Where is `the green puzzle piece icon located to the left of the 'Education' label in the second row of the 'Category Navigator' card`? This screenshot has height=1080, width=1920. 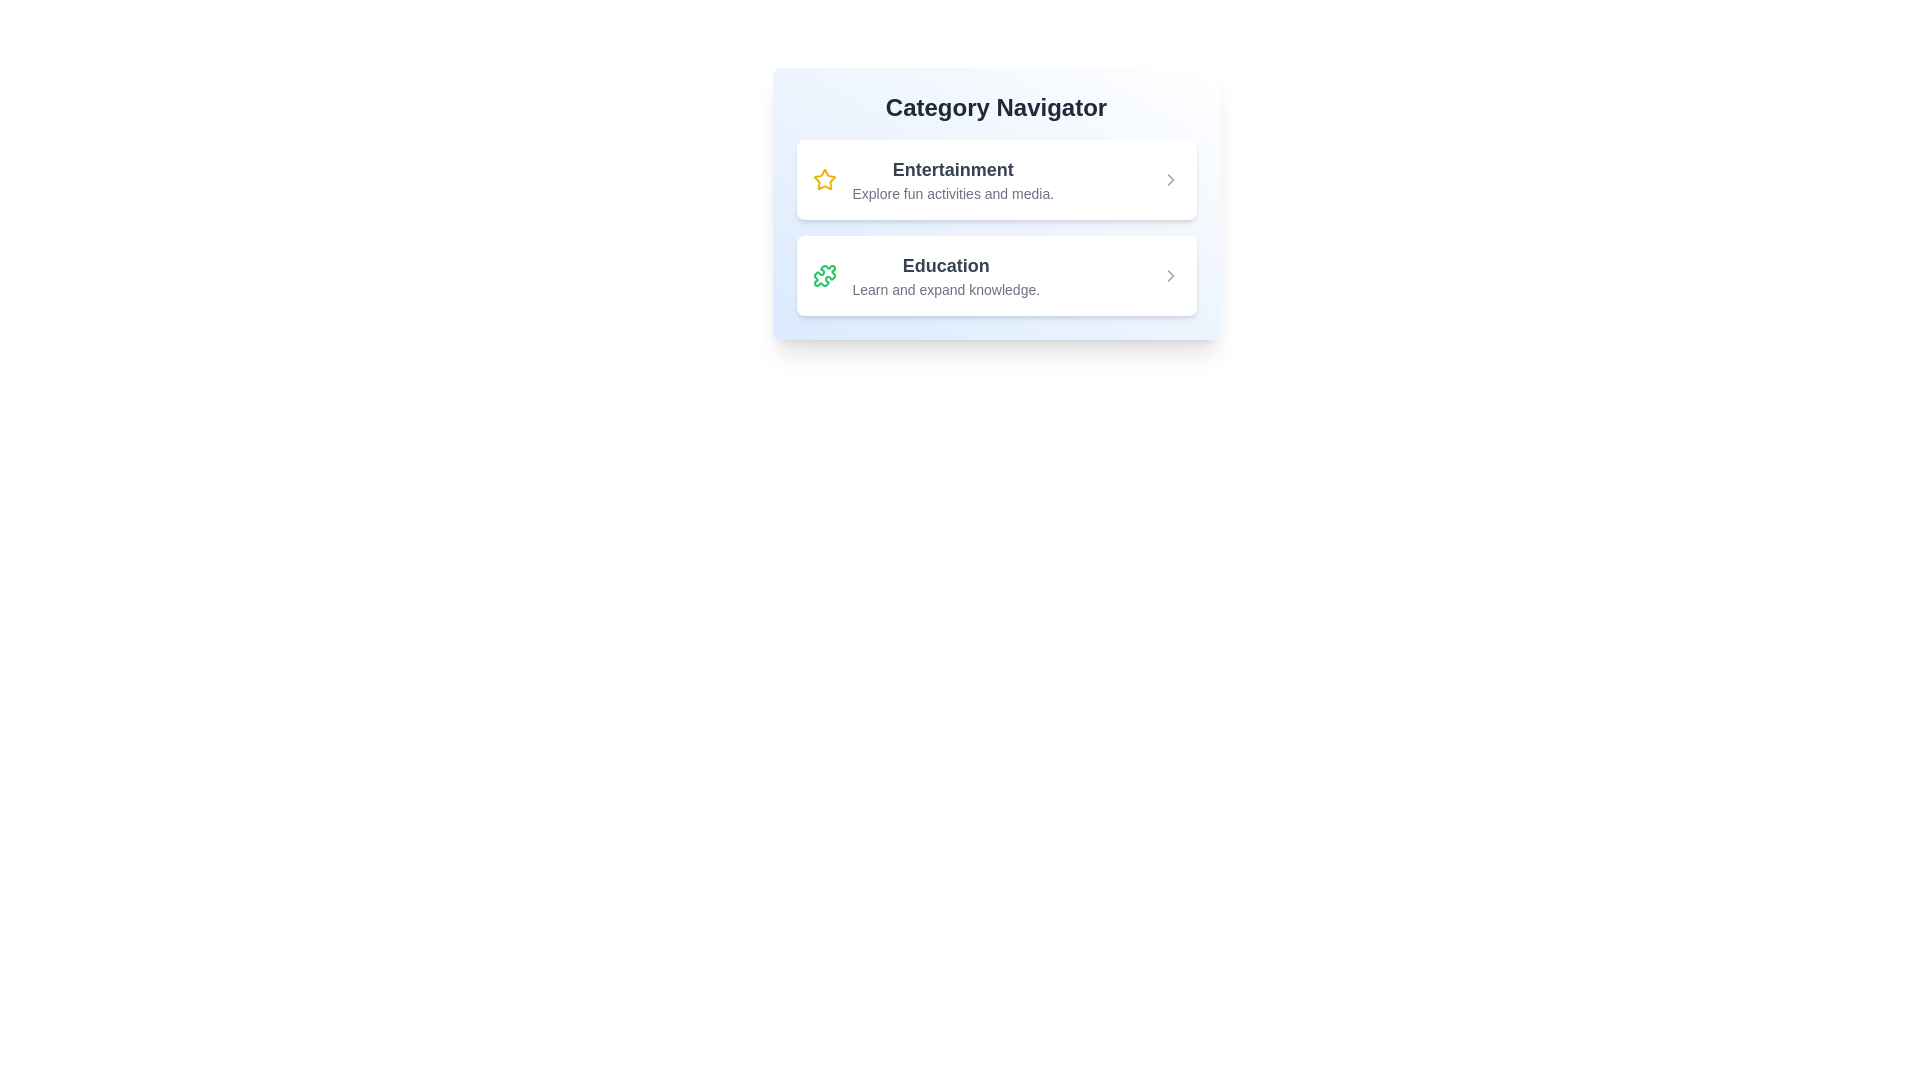 the green puzzle piece icon located to the left of the 'Education' label in the second row of the 'Category Navigator' card is located at coordinates (824, 276).